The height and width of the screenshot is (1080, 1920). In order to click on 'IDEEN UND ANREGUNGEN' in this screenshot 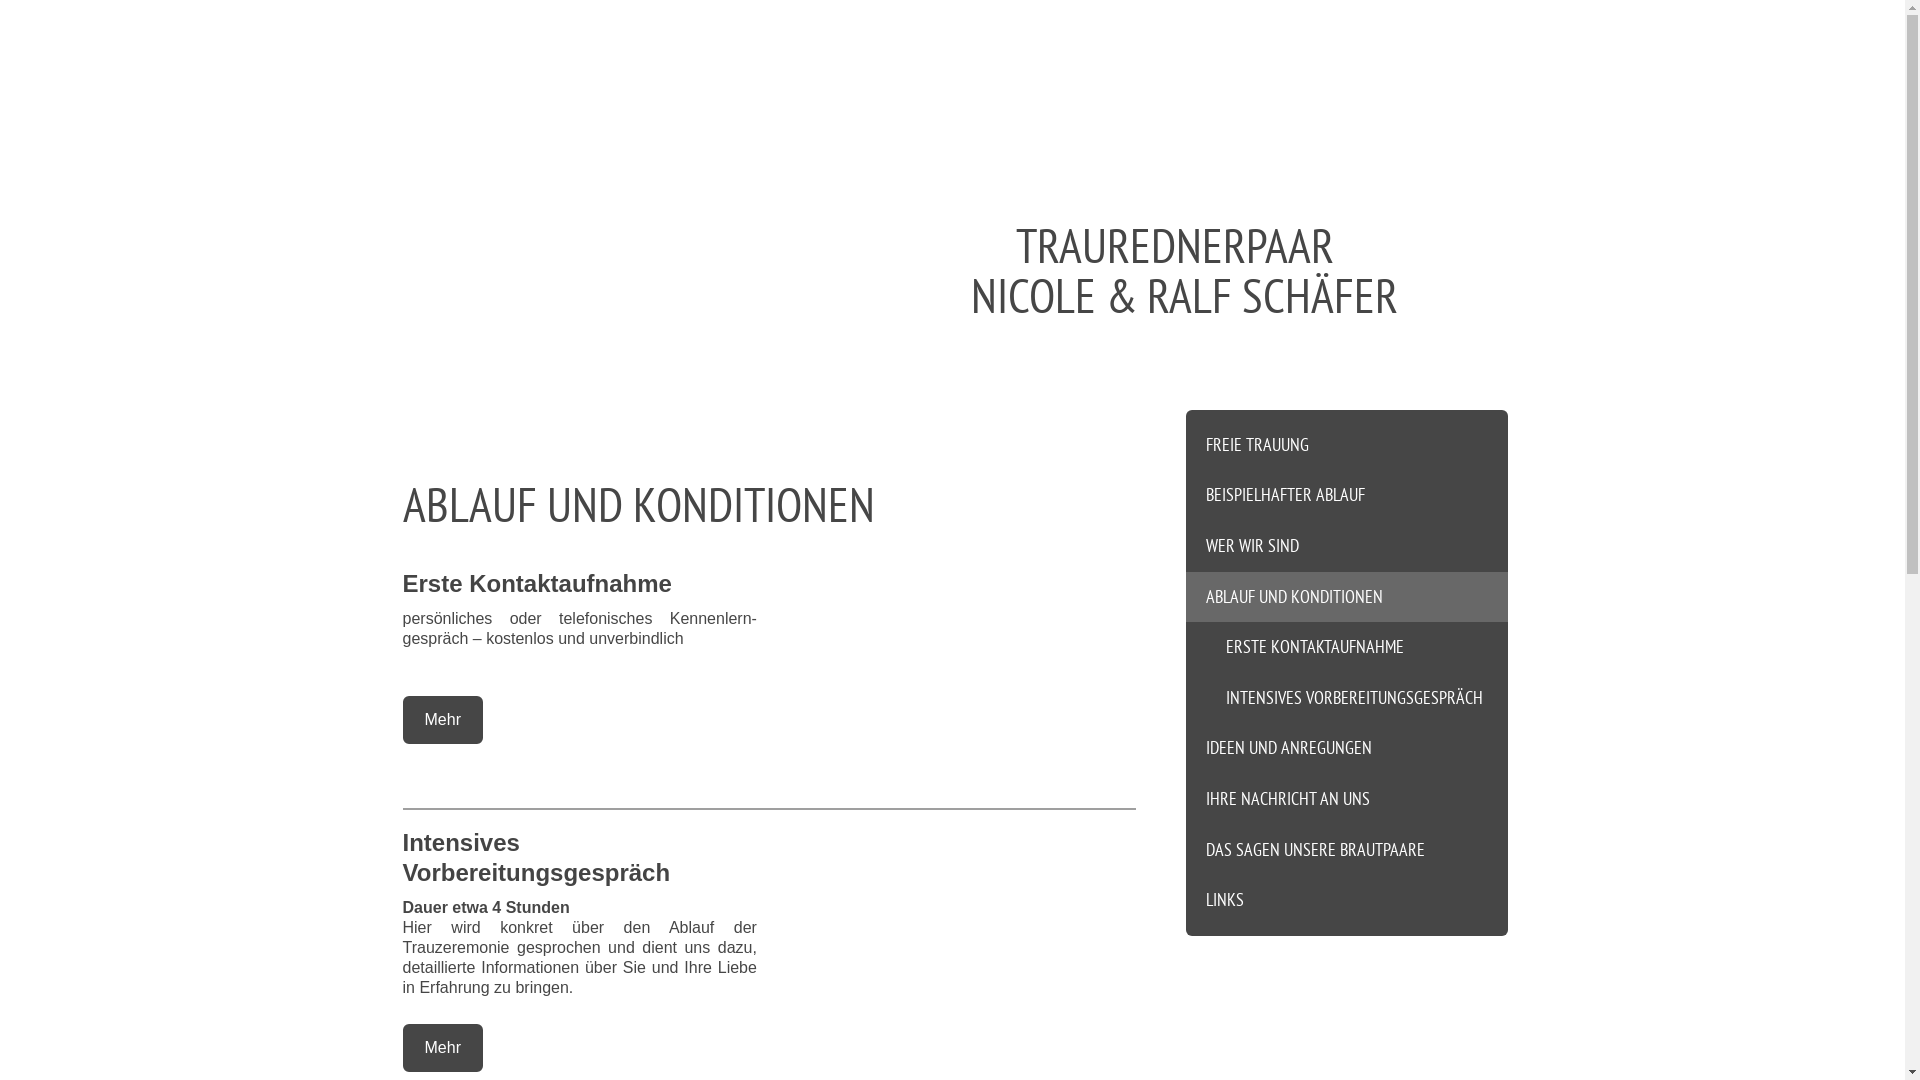, I will do `click(1347, 748)`.